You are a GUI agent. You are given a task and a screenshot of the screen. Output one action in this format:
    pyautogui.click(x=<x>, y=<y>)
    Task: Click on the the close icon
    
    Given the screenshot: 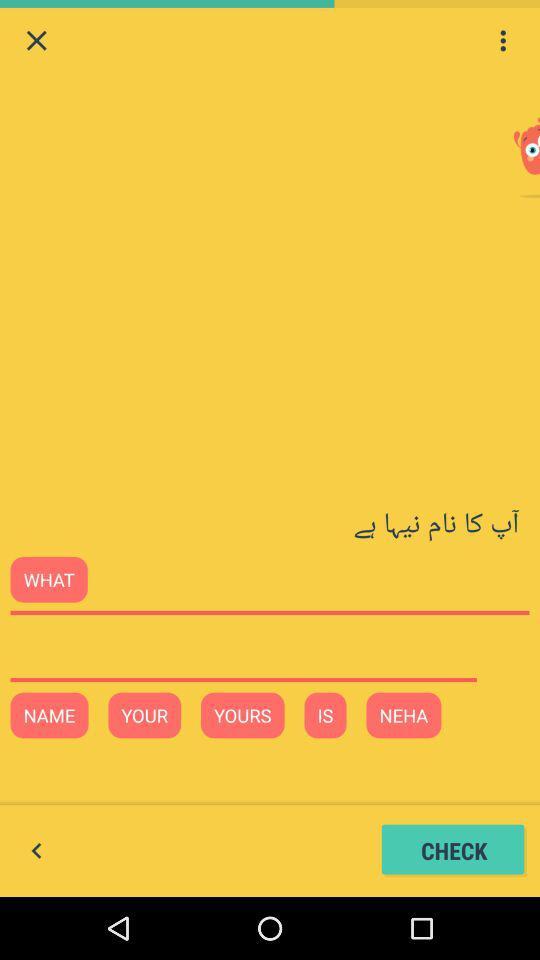 What is the action you would take?
    pyautogui.click(x=36, y=42)
    